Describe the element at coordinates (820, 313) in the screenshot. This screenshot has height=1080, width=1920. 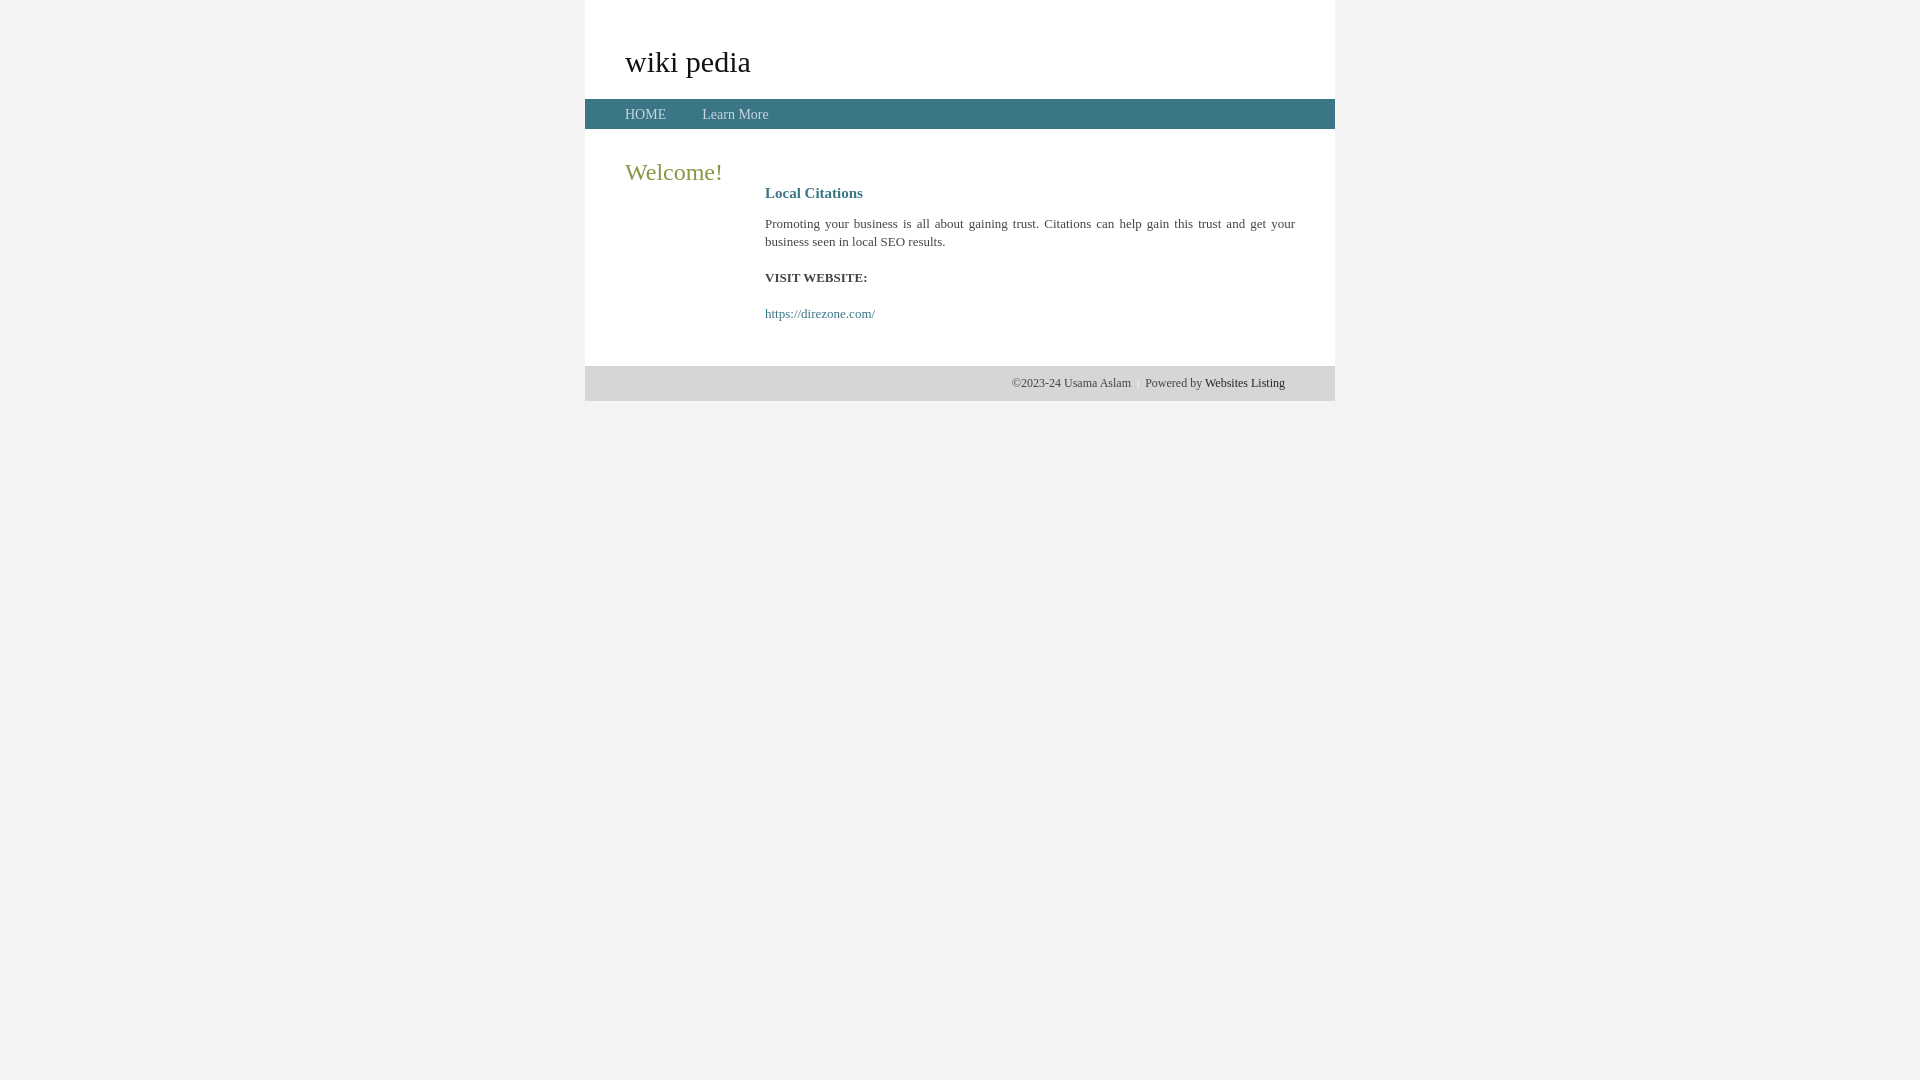
I see `'https://direzone.com/'` at that location.